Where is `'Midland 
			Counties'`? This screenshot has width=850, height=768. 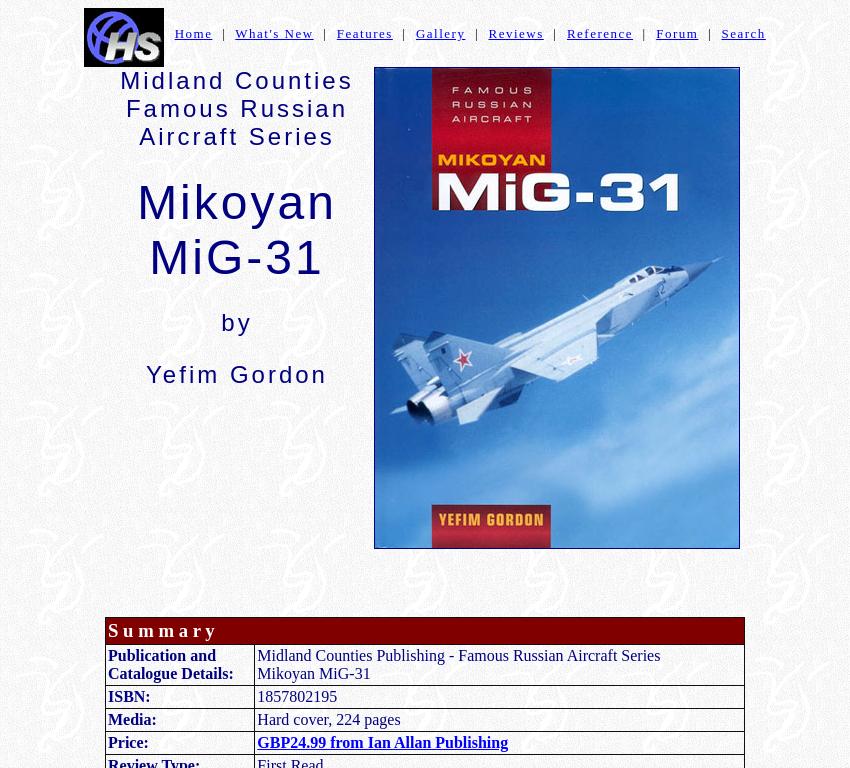
'Midland 
			Counties' is located at coordinates (236, 79).